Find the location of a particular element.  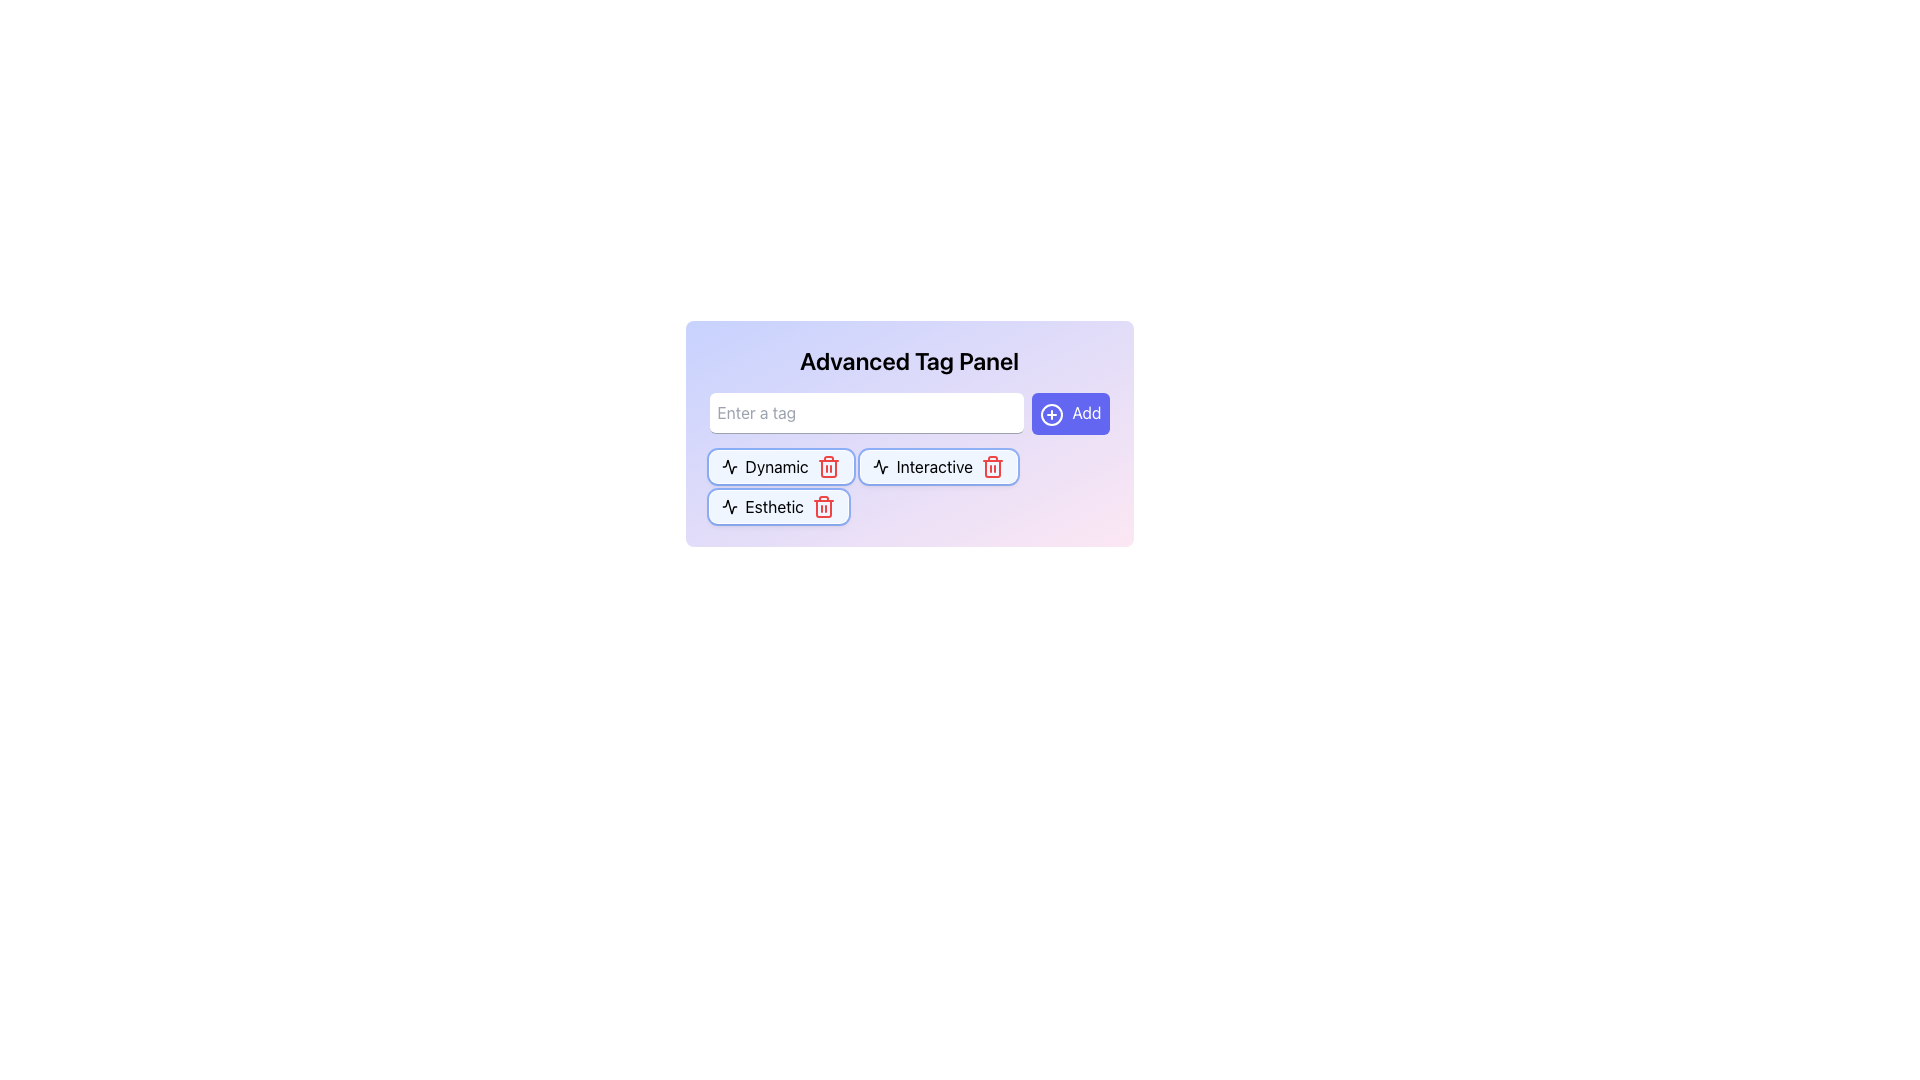

the SVG icon representing an activity graph, which is part of the button labeled 'Esthetic' is located at coordinates (728, 505).